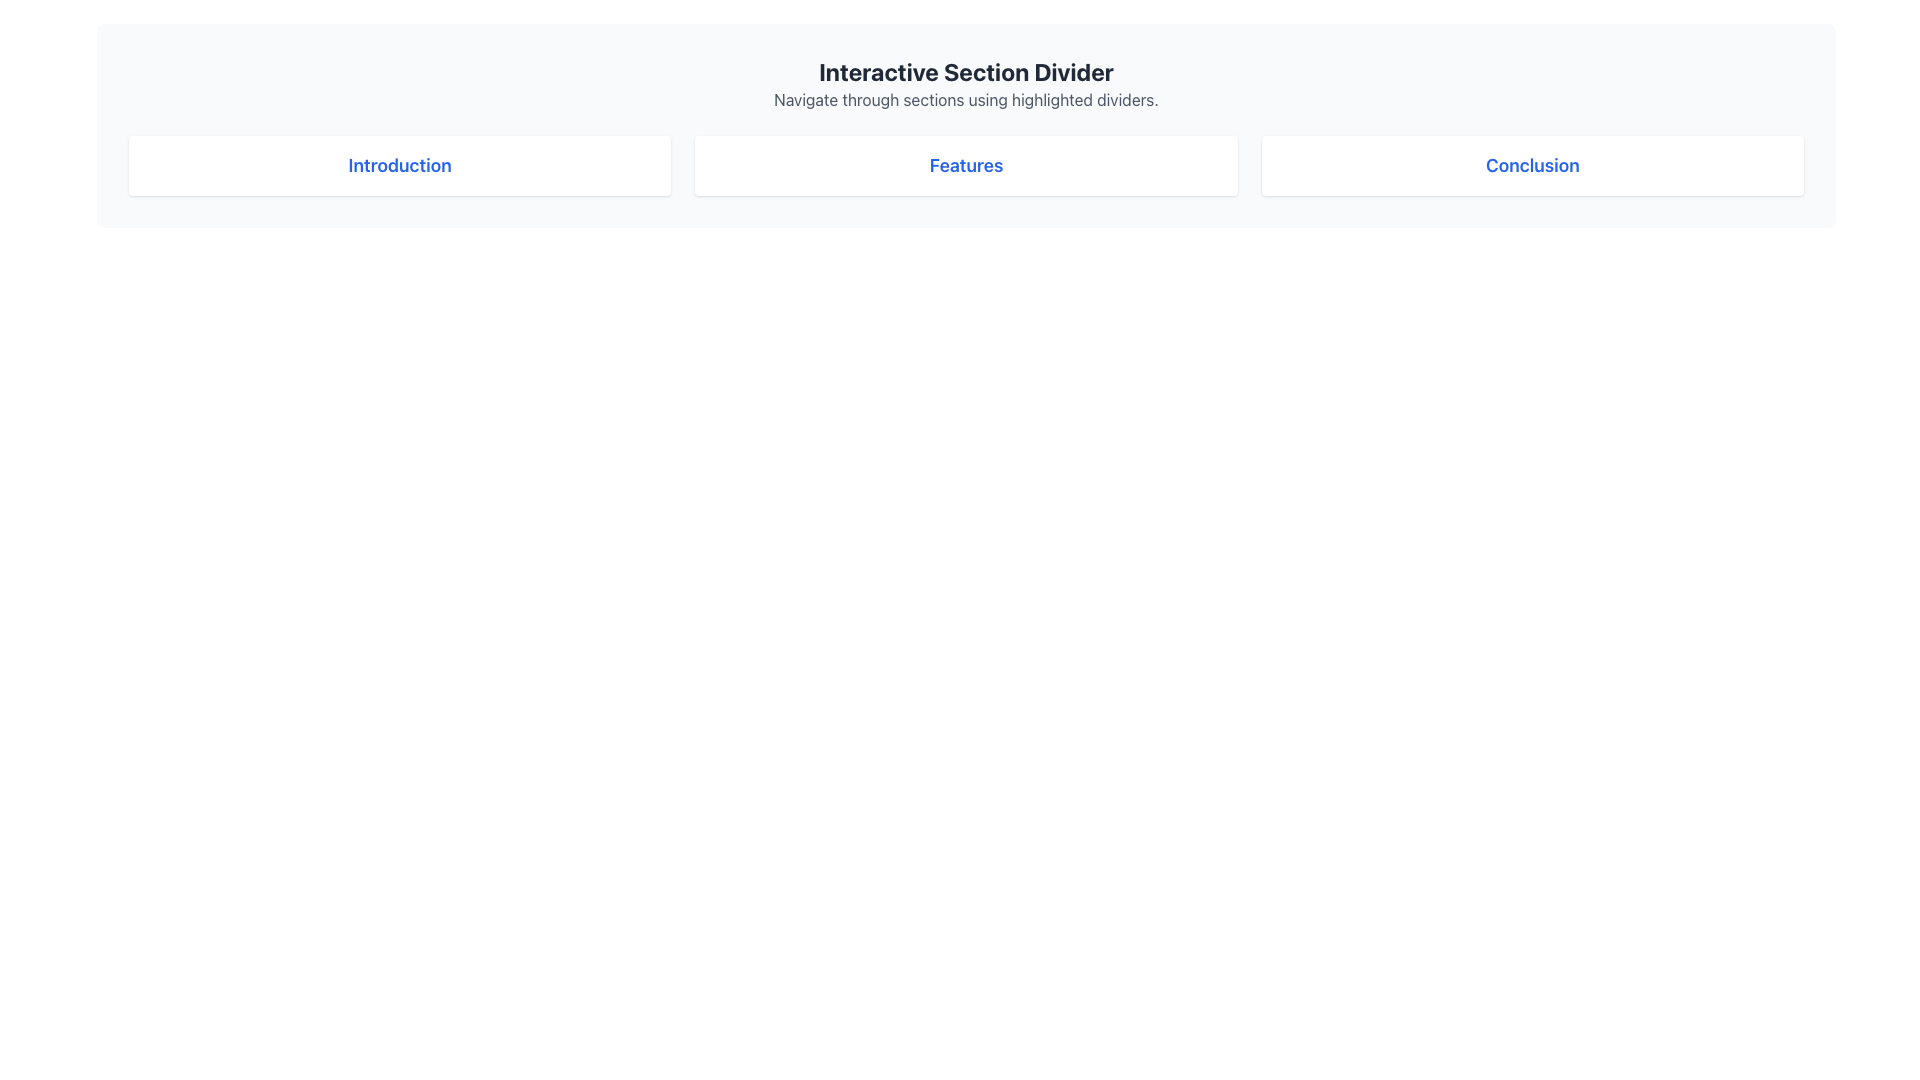 The height and width of the screenshot is (1080, 1920). What do you see at coordinates (966, 164) in the screenshot?
I see `the 'Features' button, which has a white background, rounded corners, and blue bold text` at bounding box center [966, 164].